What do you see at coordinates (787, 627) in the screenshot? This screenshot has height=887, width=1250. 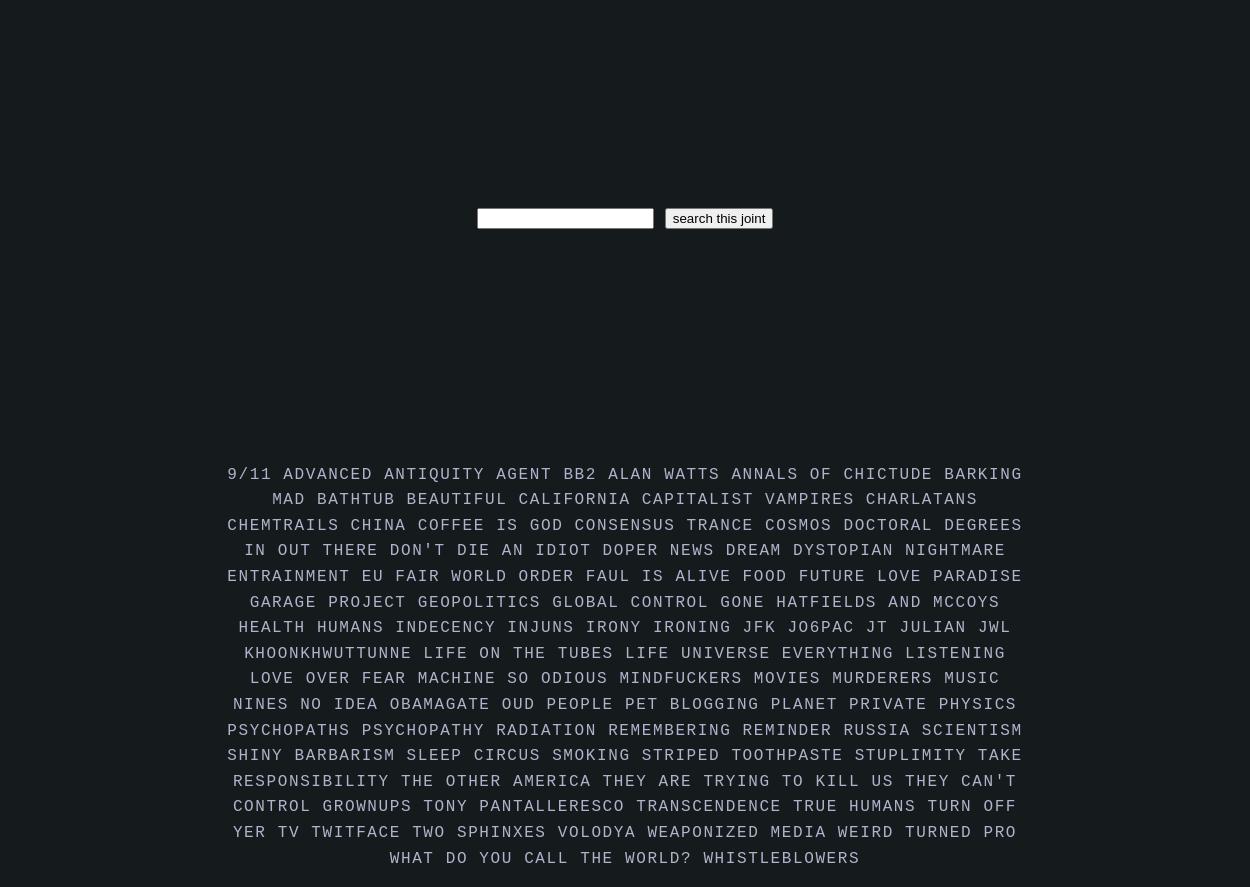 I see `'jo6pac'` at bounding box center [787, 627].